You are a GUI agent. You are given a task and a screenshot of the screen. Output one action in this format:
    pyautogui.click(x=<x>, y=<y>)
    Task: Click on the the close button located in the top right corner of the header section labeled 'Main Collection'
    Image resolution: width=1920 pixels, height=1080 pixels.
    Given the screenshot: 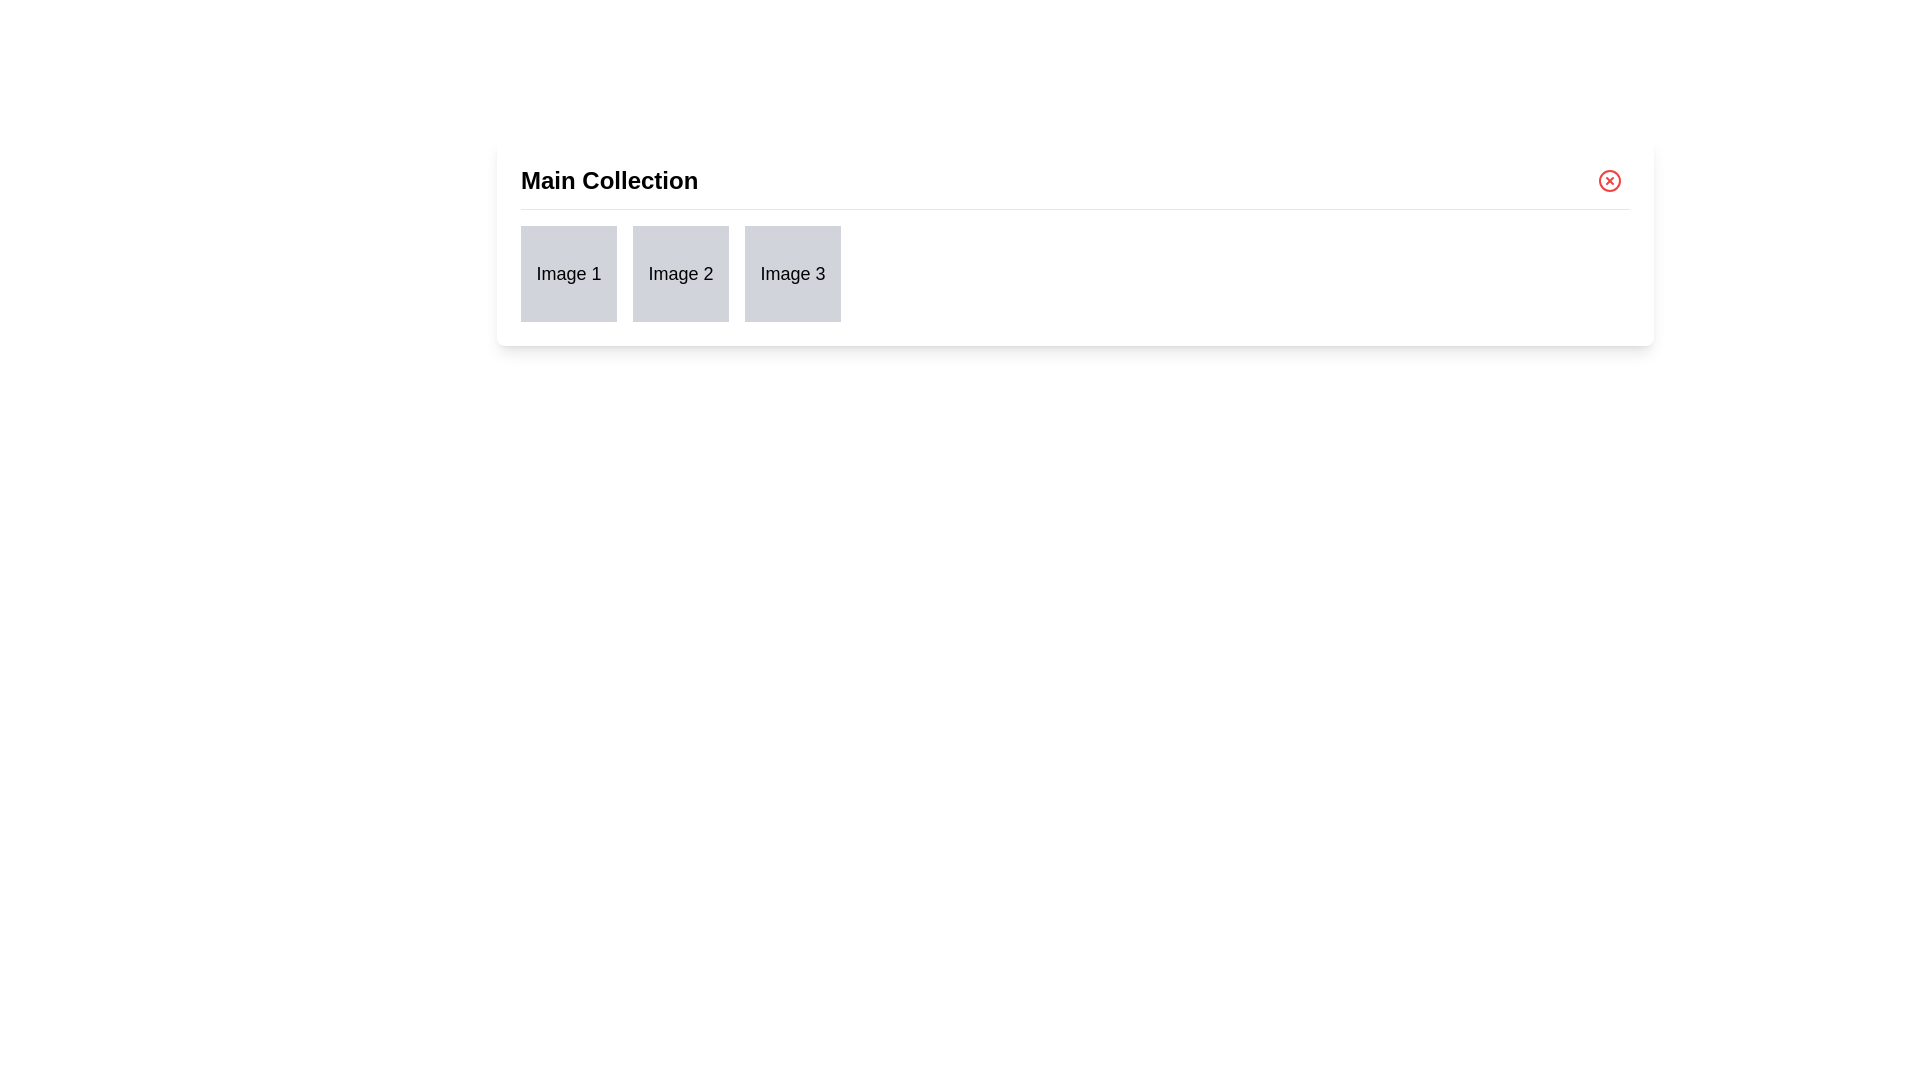 What is the action you would take?
    pyautogui.click(x=1609, y=181)
    